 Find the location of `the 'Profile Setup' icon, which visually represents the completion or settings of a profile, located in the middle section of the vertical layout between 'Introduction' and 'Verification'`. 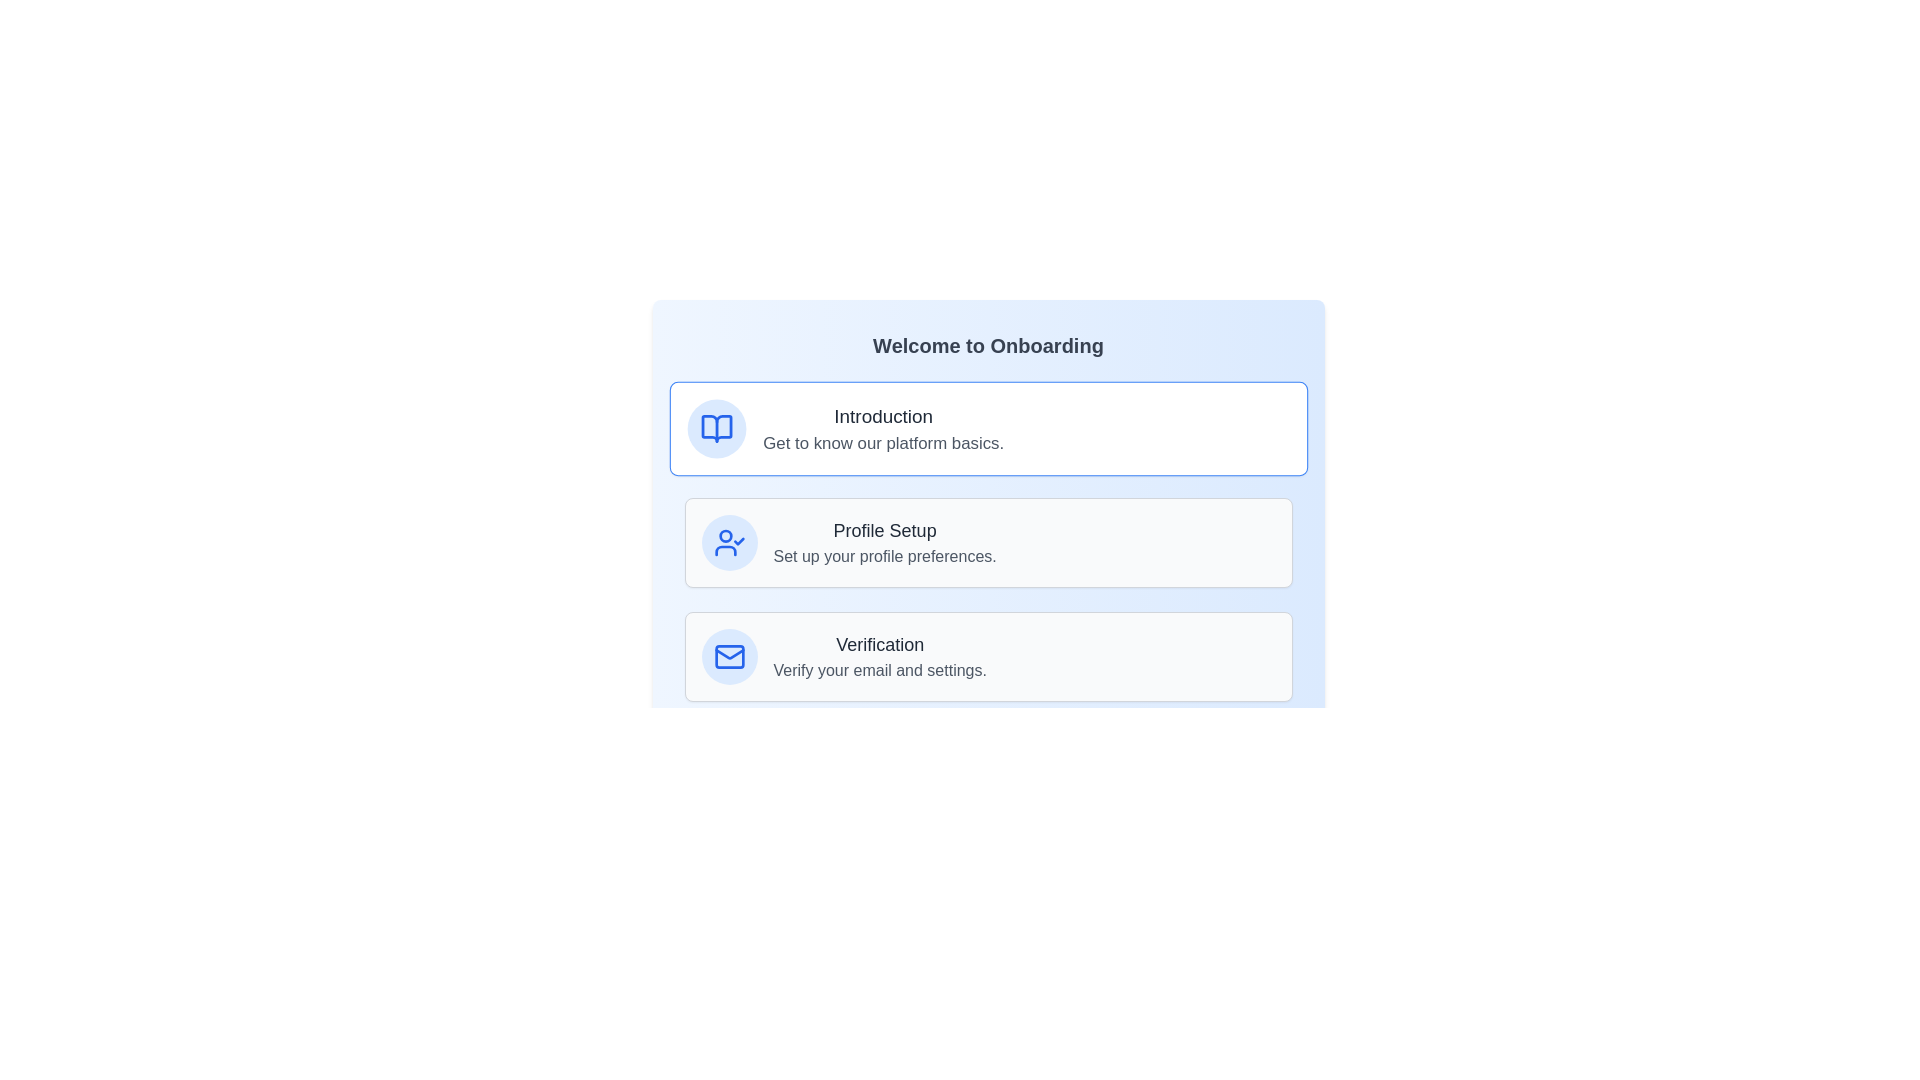

the 'Profile Setup' icon, which visually represents the completion or settings of a profile, located in the middle section of the vertical layout between 'Introduction' and 'Verification' is located at coordinates (728, 543).